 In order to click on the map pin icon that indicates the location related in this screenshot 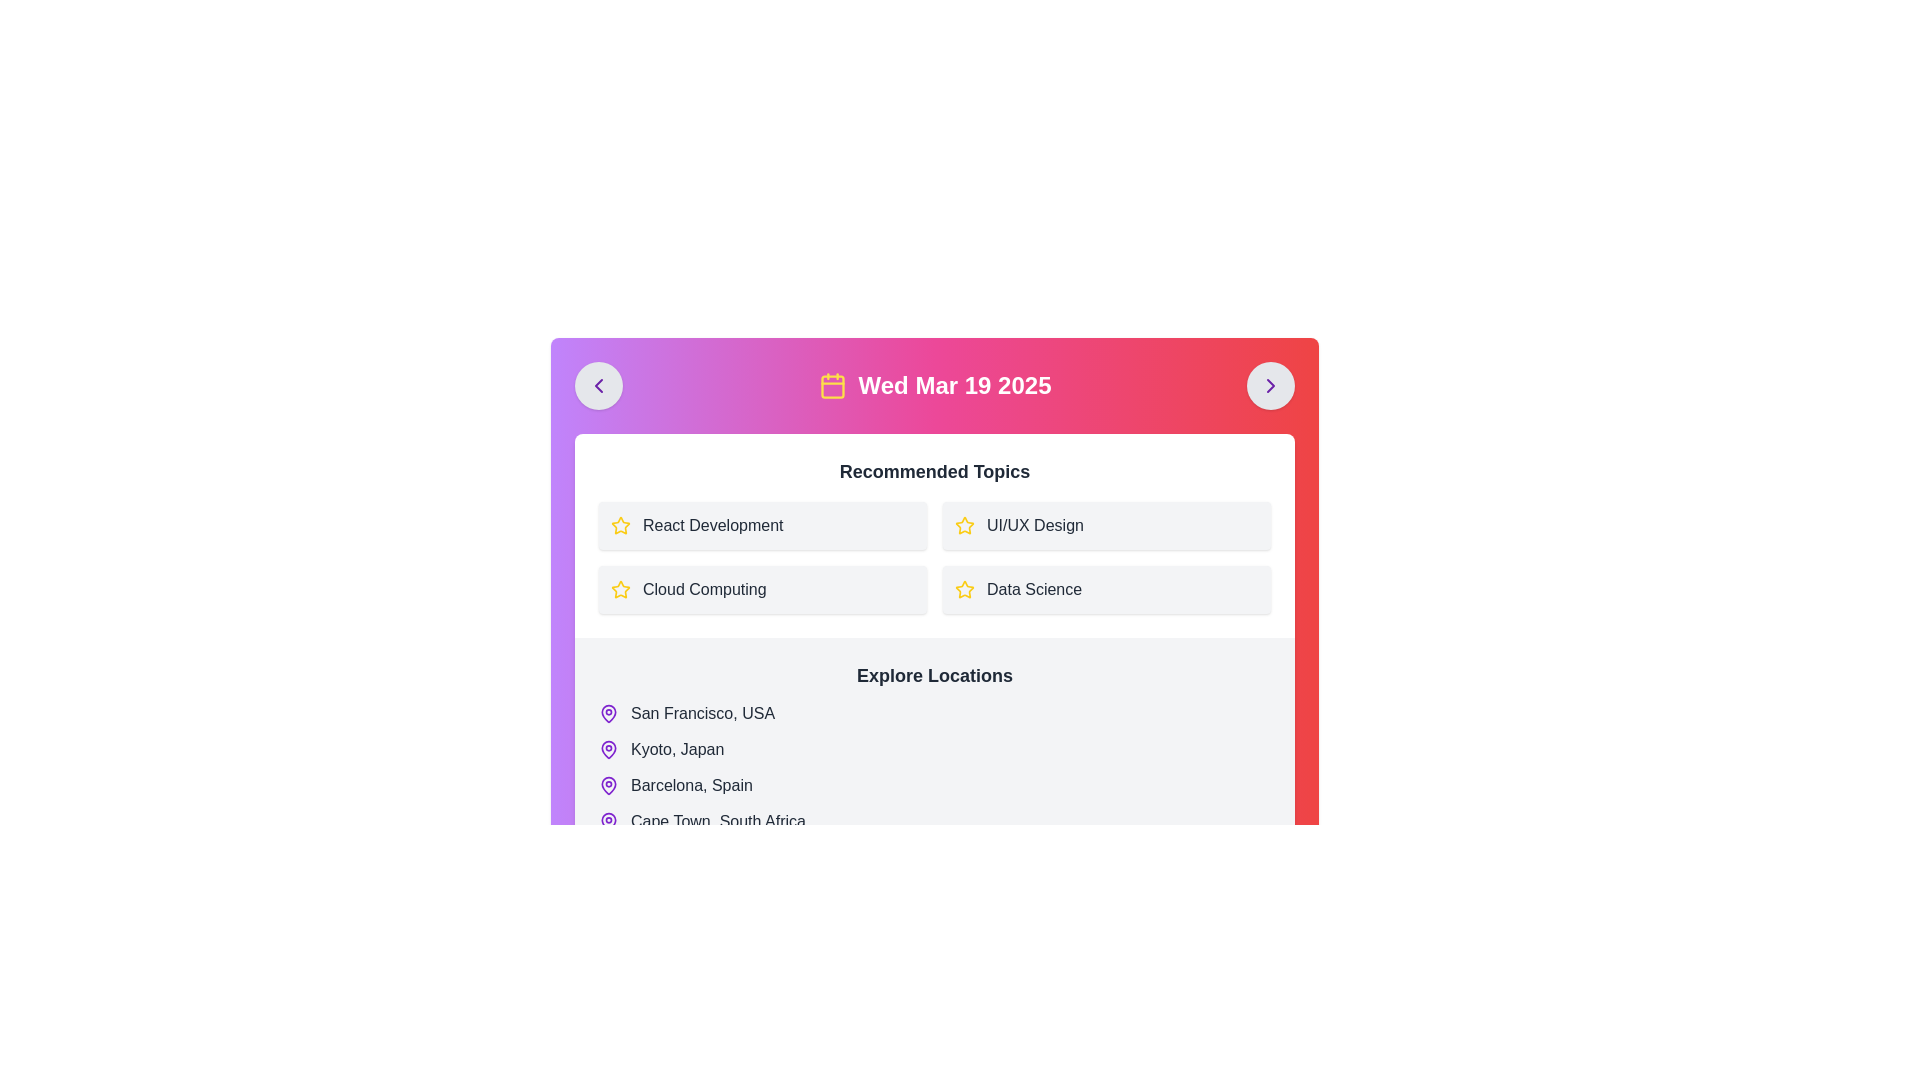, I will do `click(608, 821)`.